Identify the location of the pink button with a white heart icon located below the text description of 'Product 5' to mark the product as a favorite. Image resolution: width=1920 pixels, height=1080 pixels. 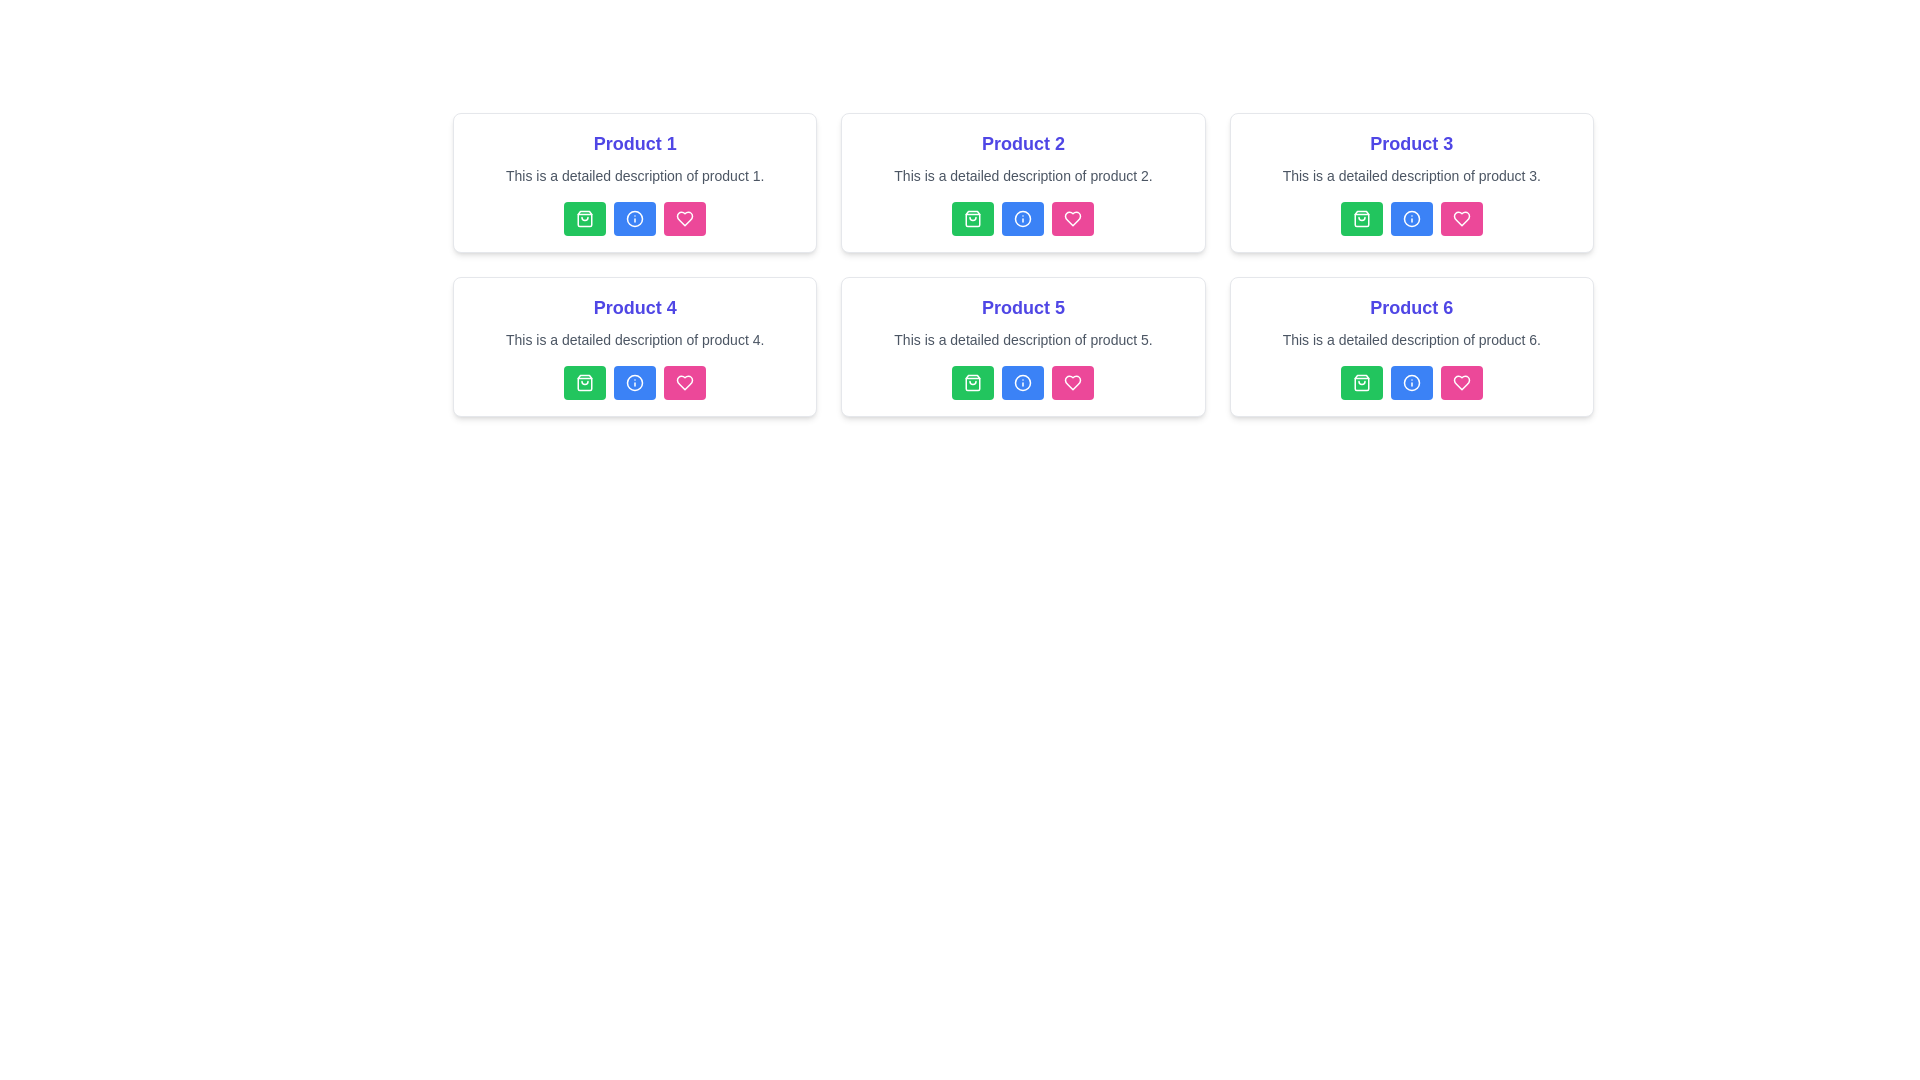
(1072, 382).